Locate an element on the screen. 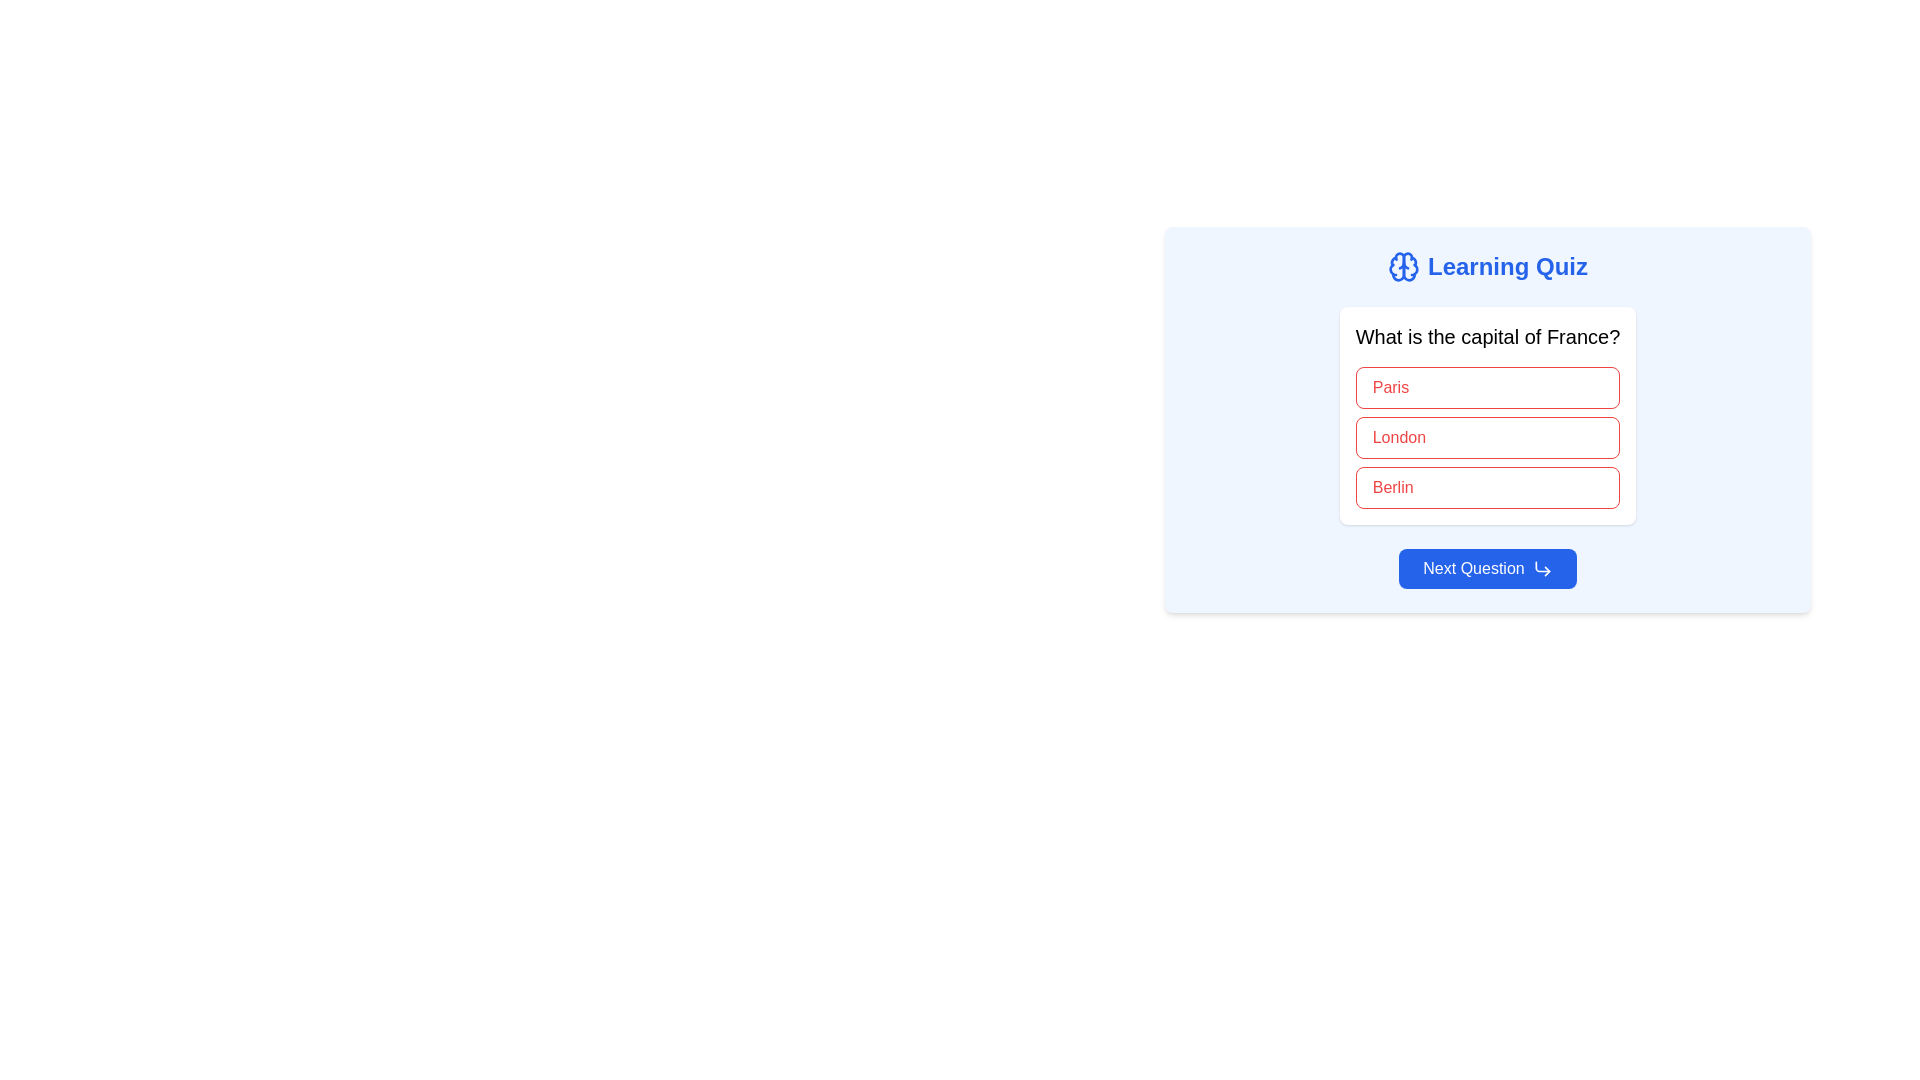 Image resolution: width=1920 pixels, height=1080 pixels. text label 'Next Question' which is part of the button at the bottom of the quiz interface is located at coordinates (1473, 569).